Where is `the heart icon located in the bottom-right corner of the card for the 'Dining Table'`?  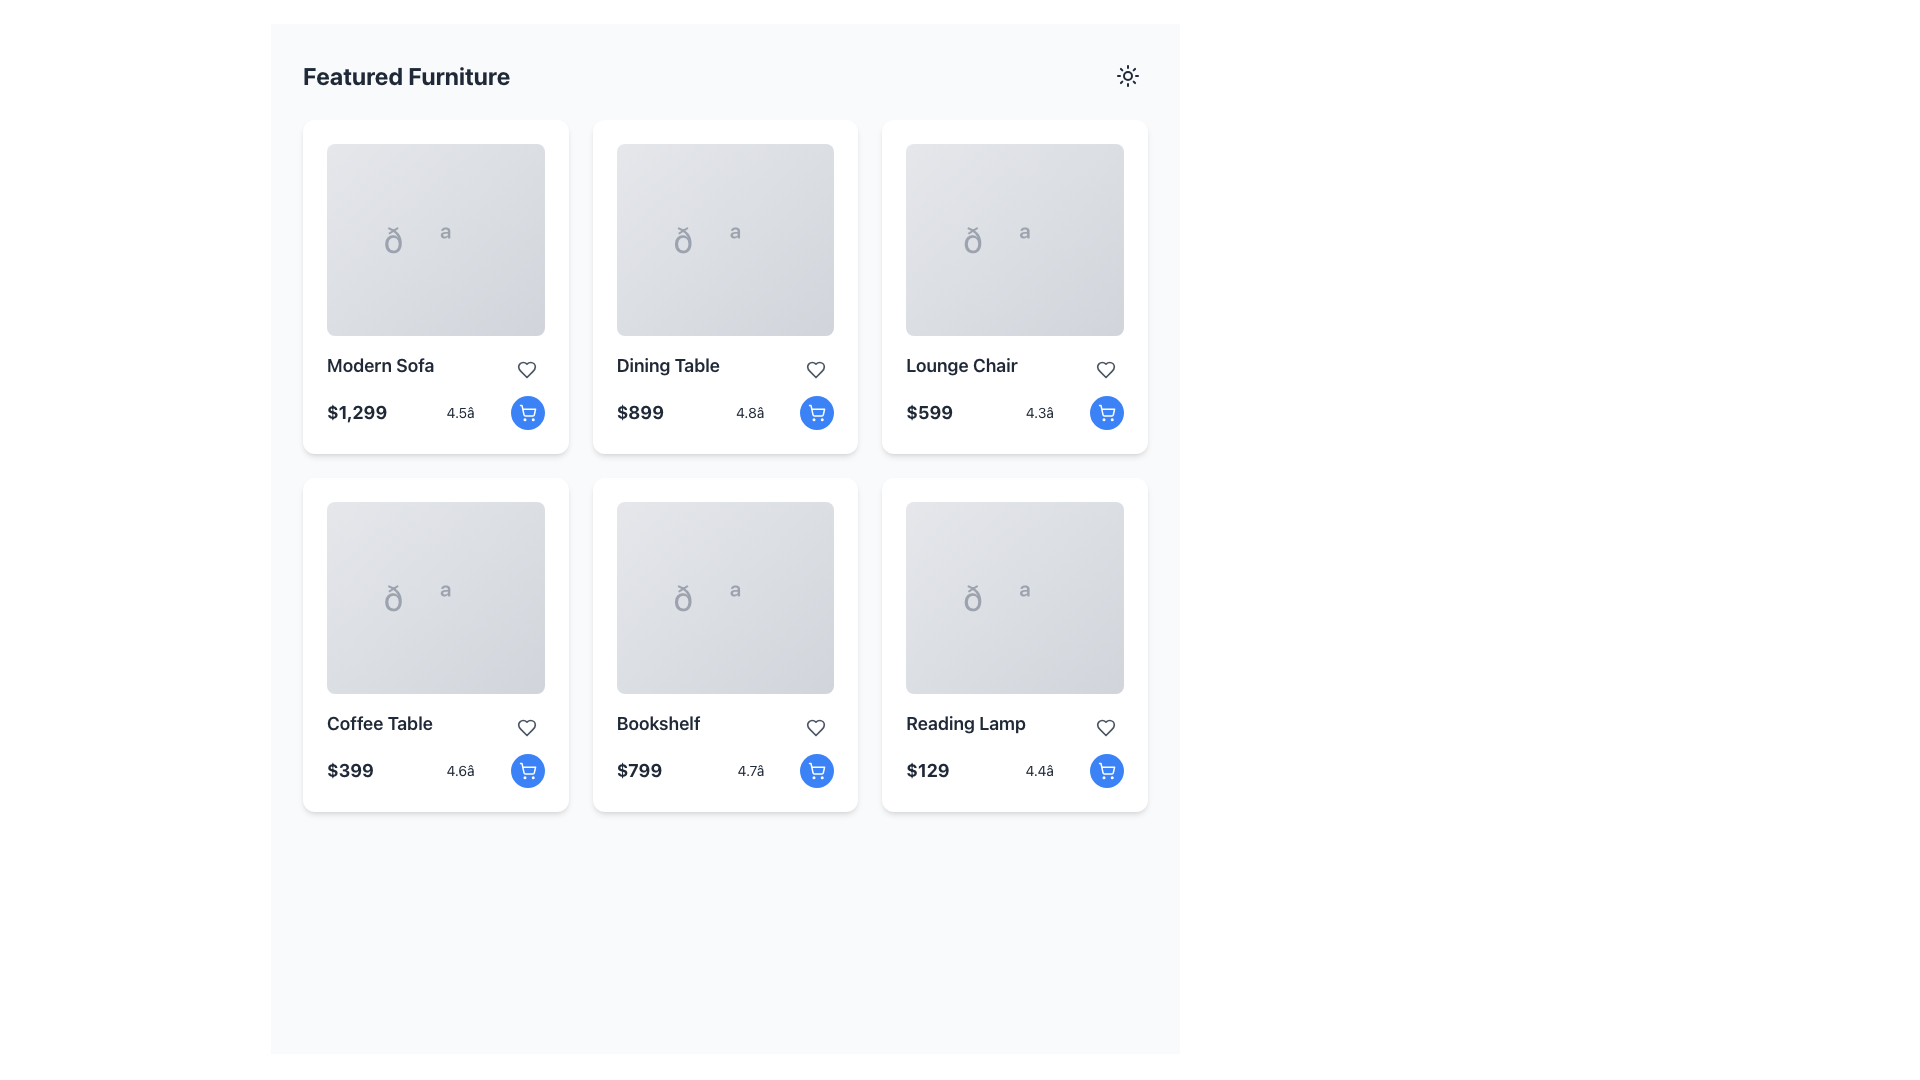
the heart icon located in the bottom-right corner of the card for the 'Dining Table' is located at coordinates (816, 370).